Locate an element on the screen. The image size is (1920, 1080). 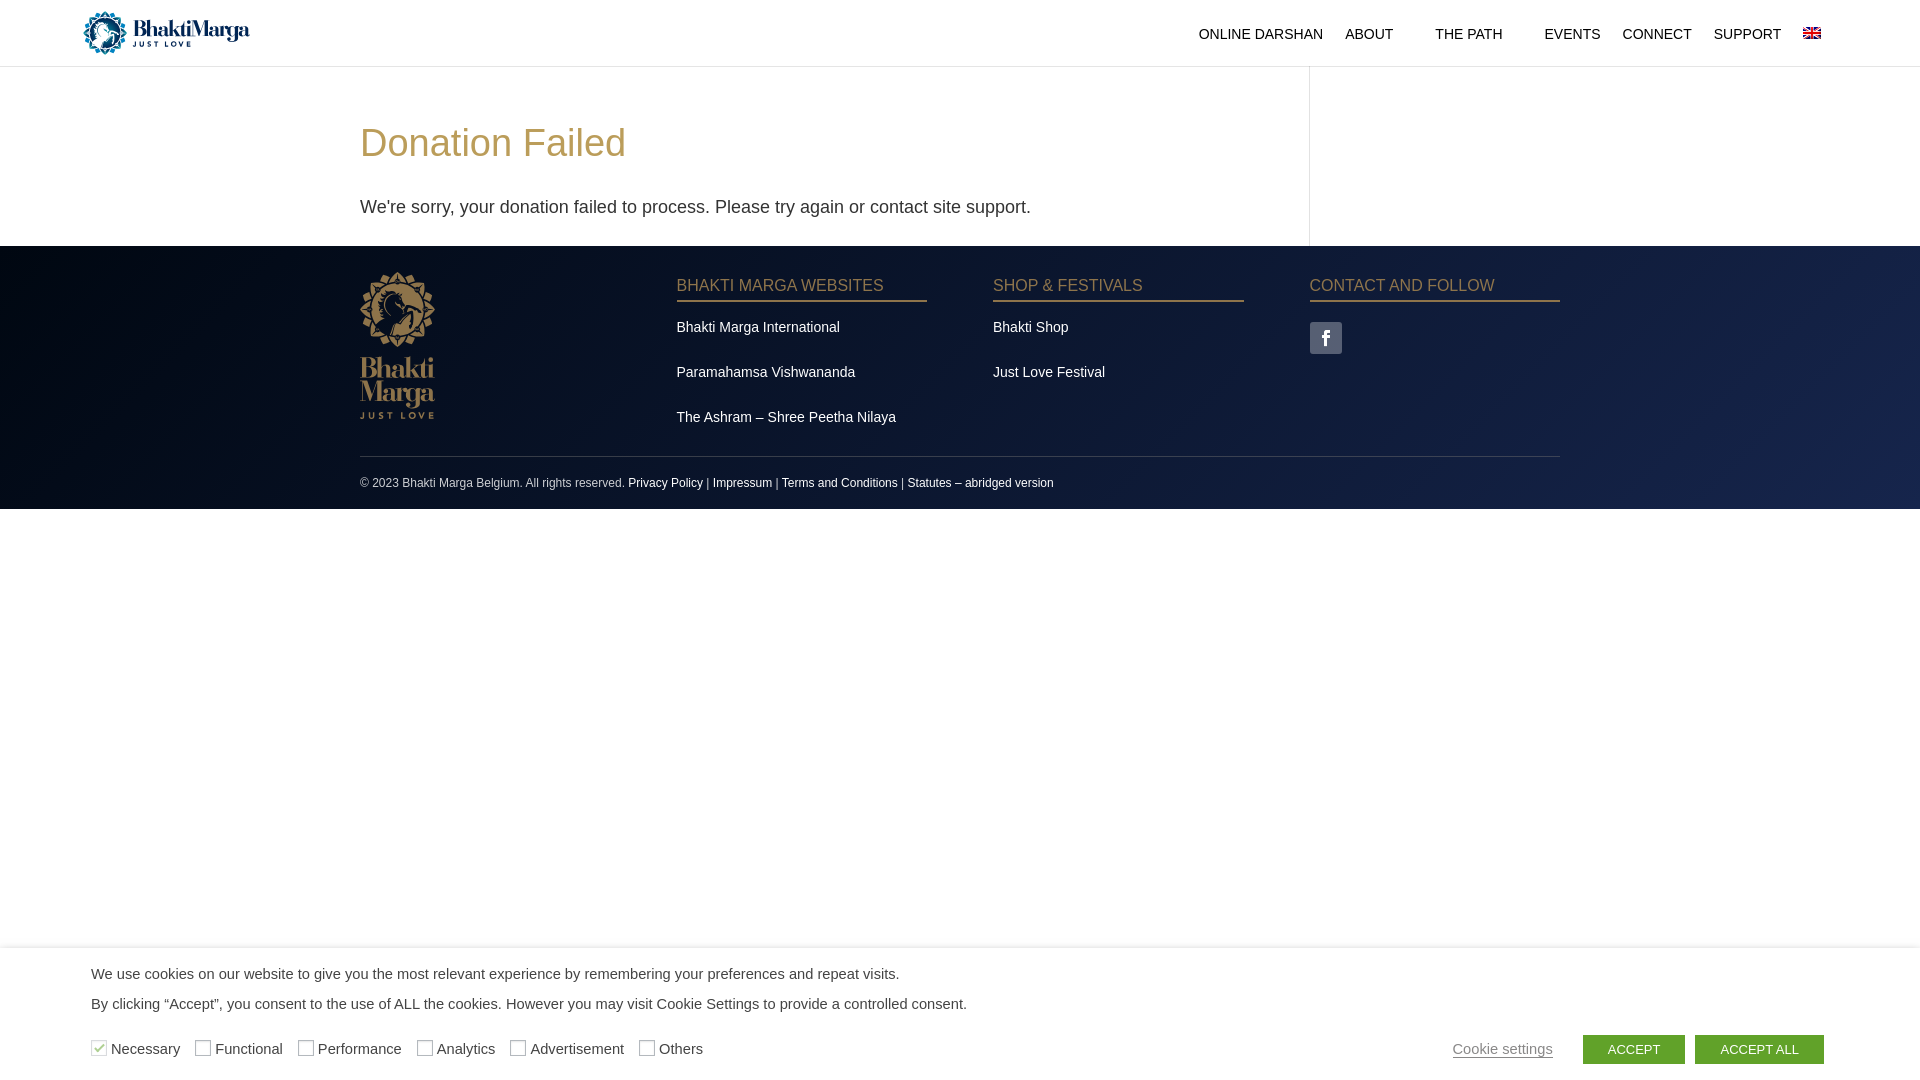
'ACCEPT' is located at coordinates (1634, 1048).